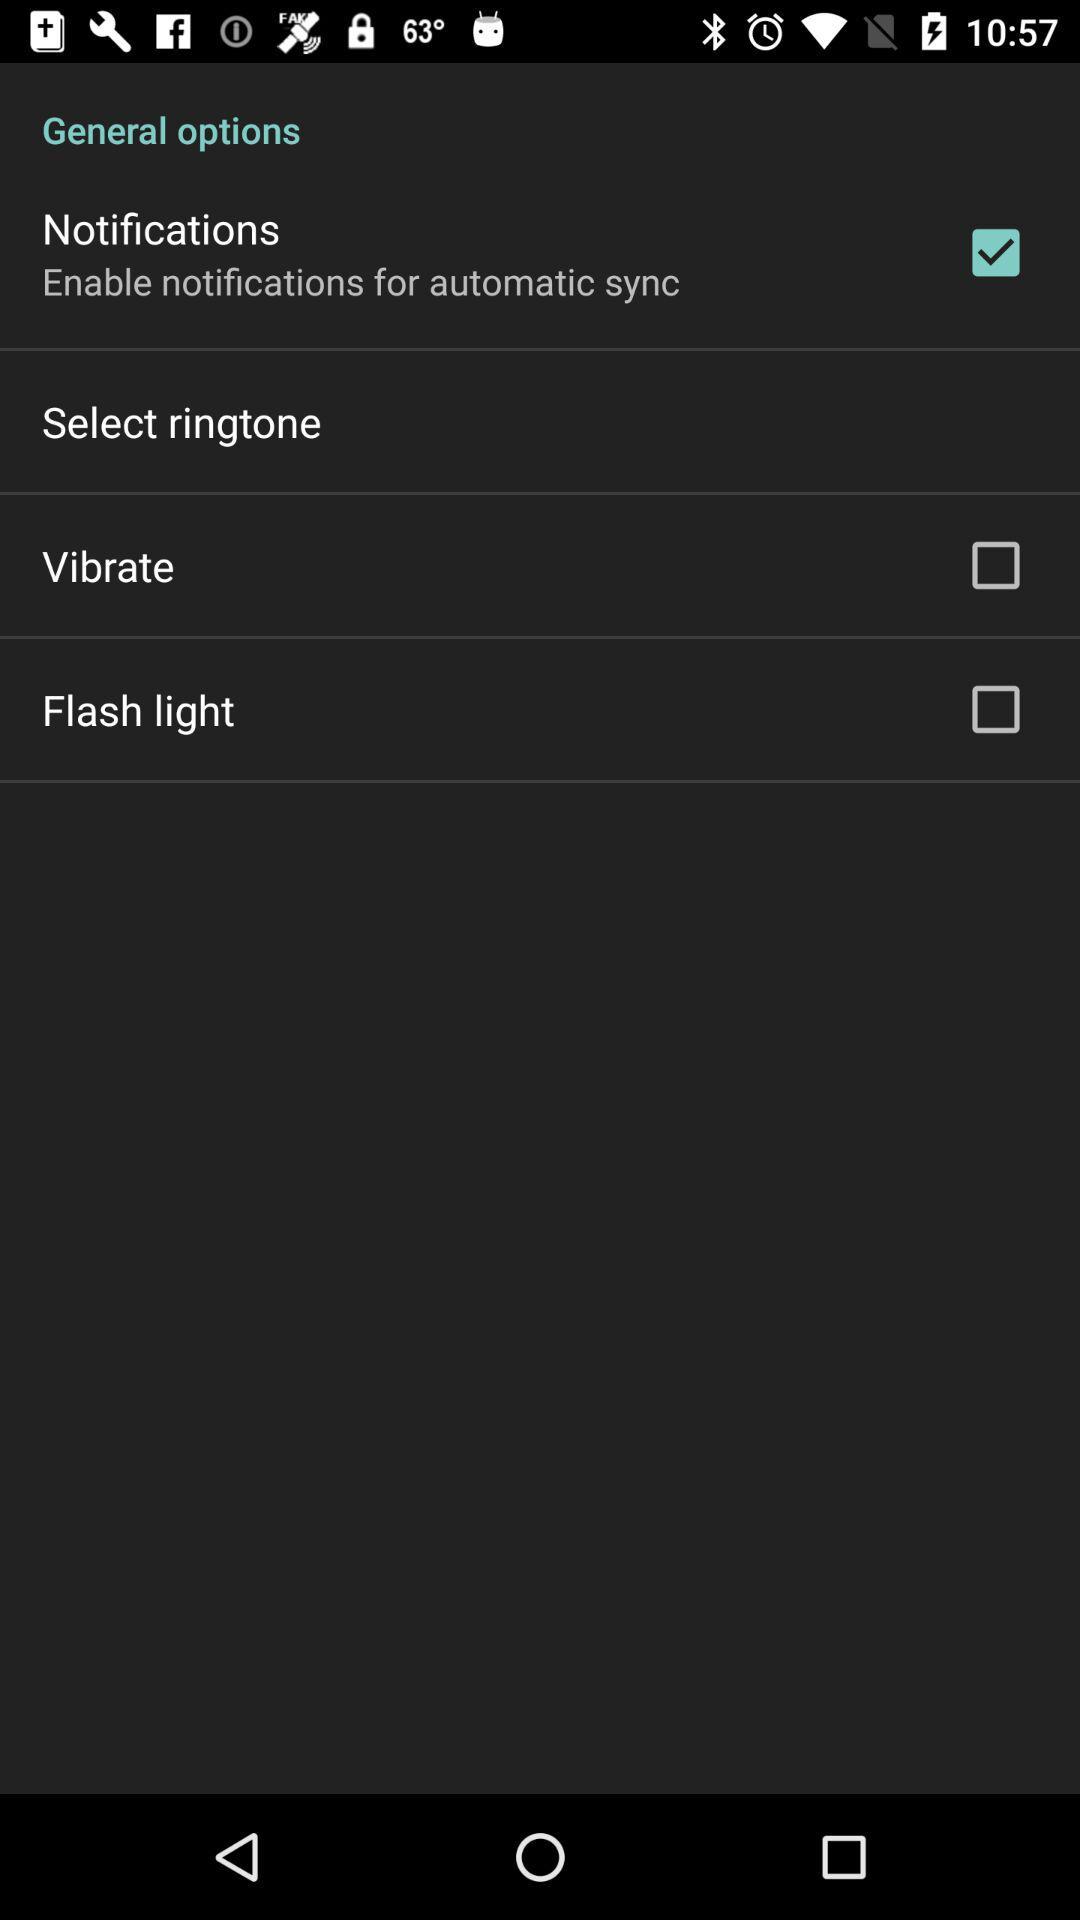 The image size is (1080, 1920). Describe the element at coordinates (540, 107) in the screenshot. I see `general options` at that location.